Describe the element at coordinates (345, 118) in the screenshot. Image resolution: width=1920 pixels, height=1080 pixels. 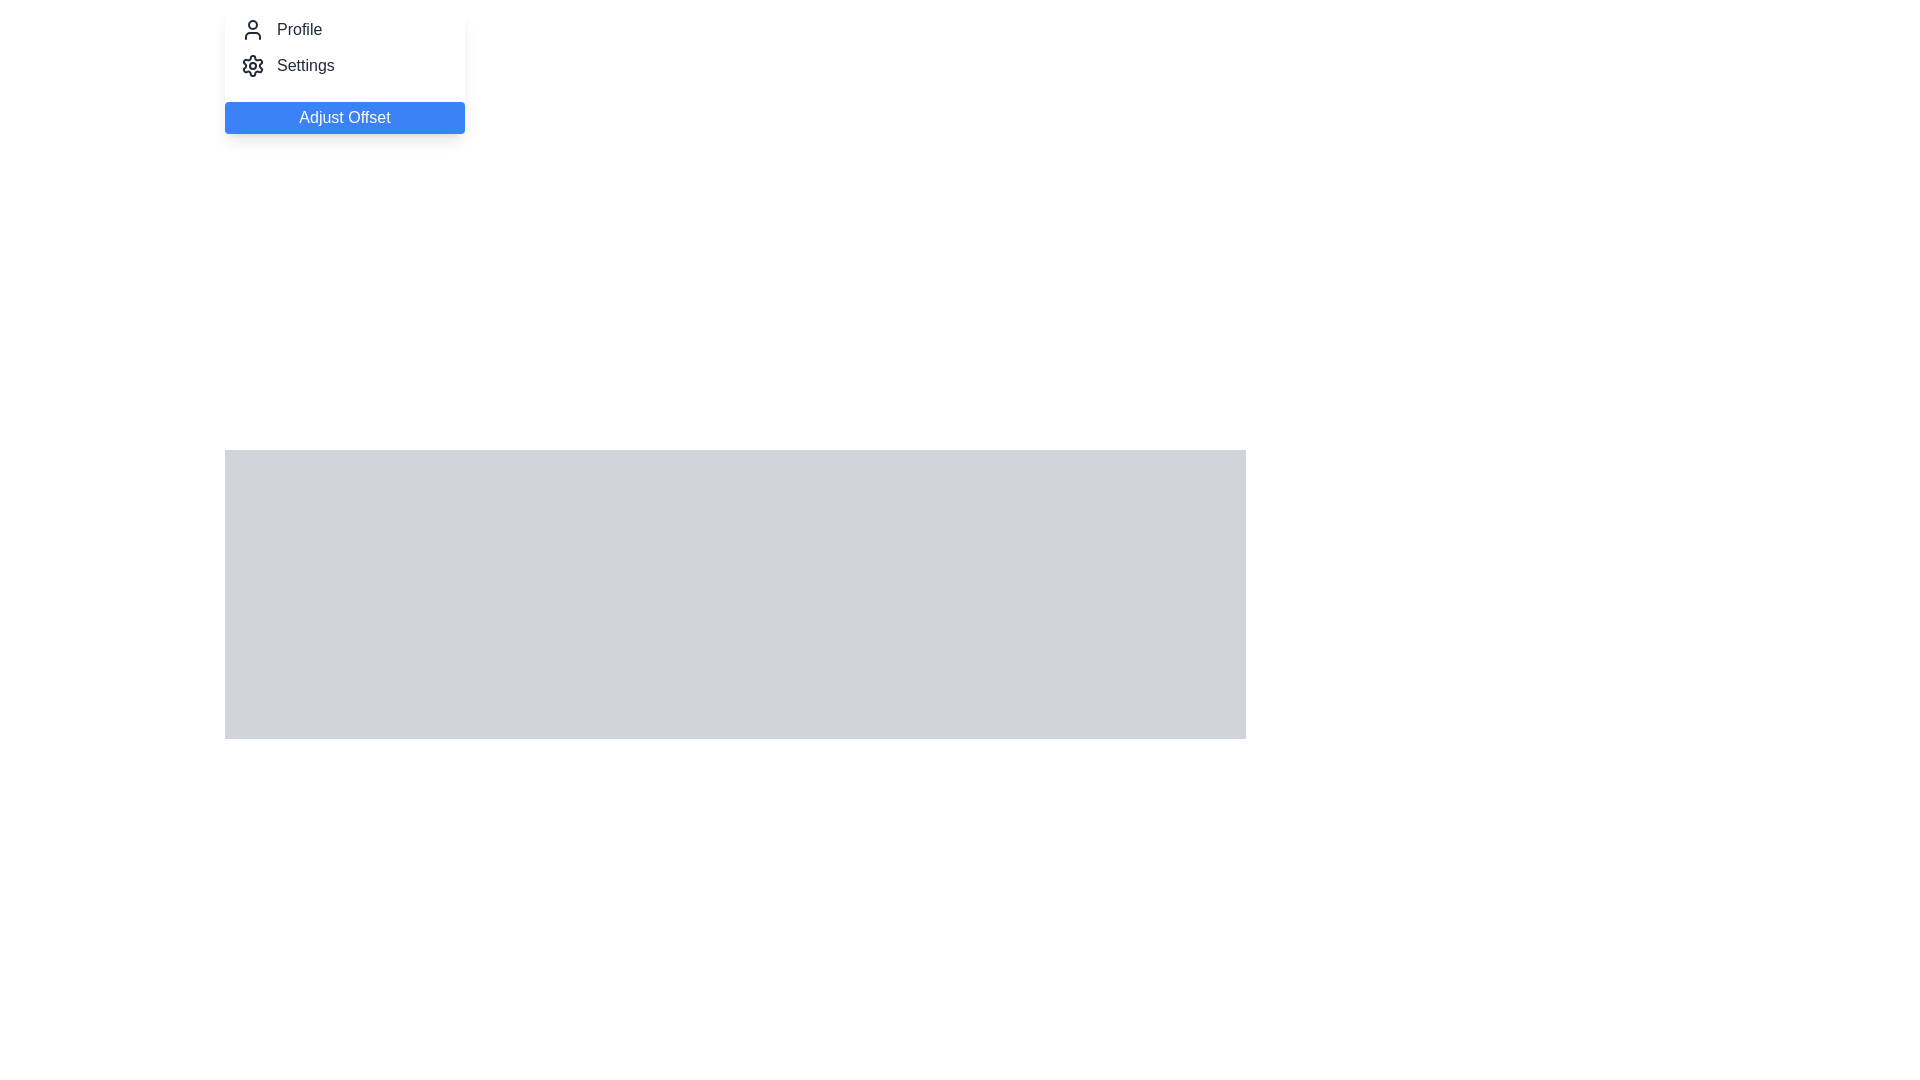
I see `the 'Adjust Offset' button, which is a rectangular button with rounded edges, blue background, and white text, located at the bottom of a dropdown panel` at that location.